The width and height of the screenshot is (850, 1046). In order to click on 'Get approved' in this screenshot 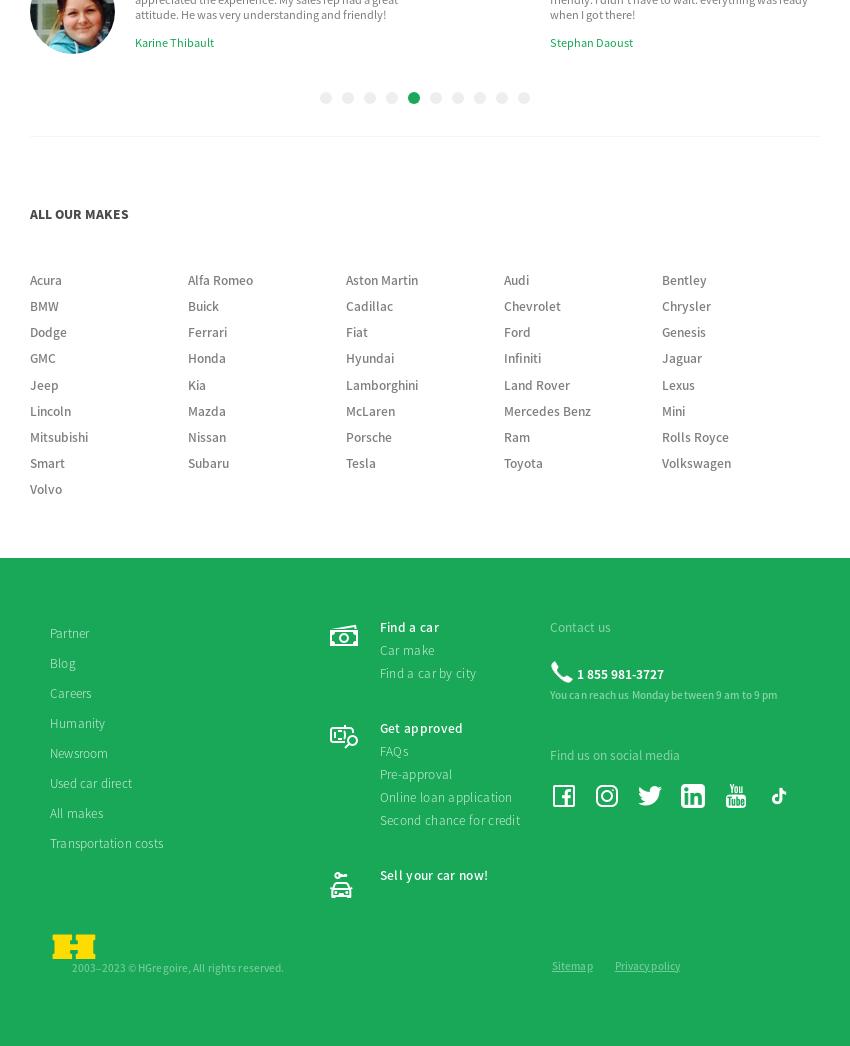, I will do `click(378, 347)`.